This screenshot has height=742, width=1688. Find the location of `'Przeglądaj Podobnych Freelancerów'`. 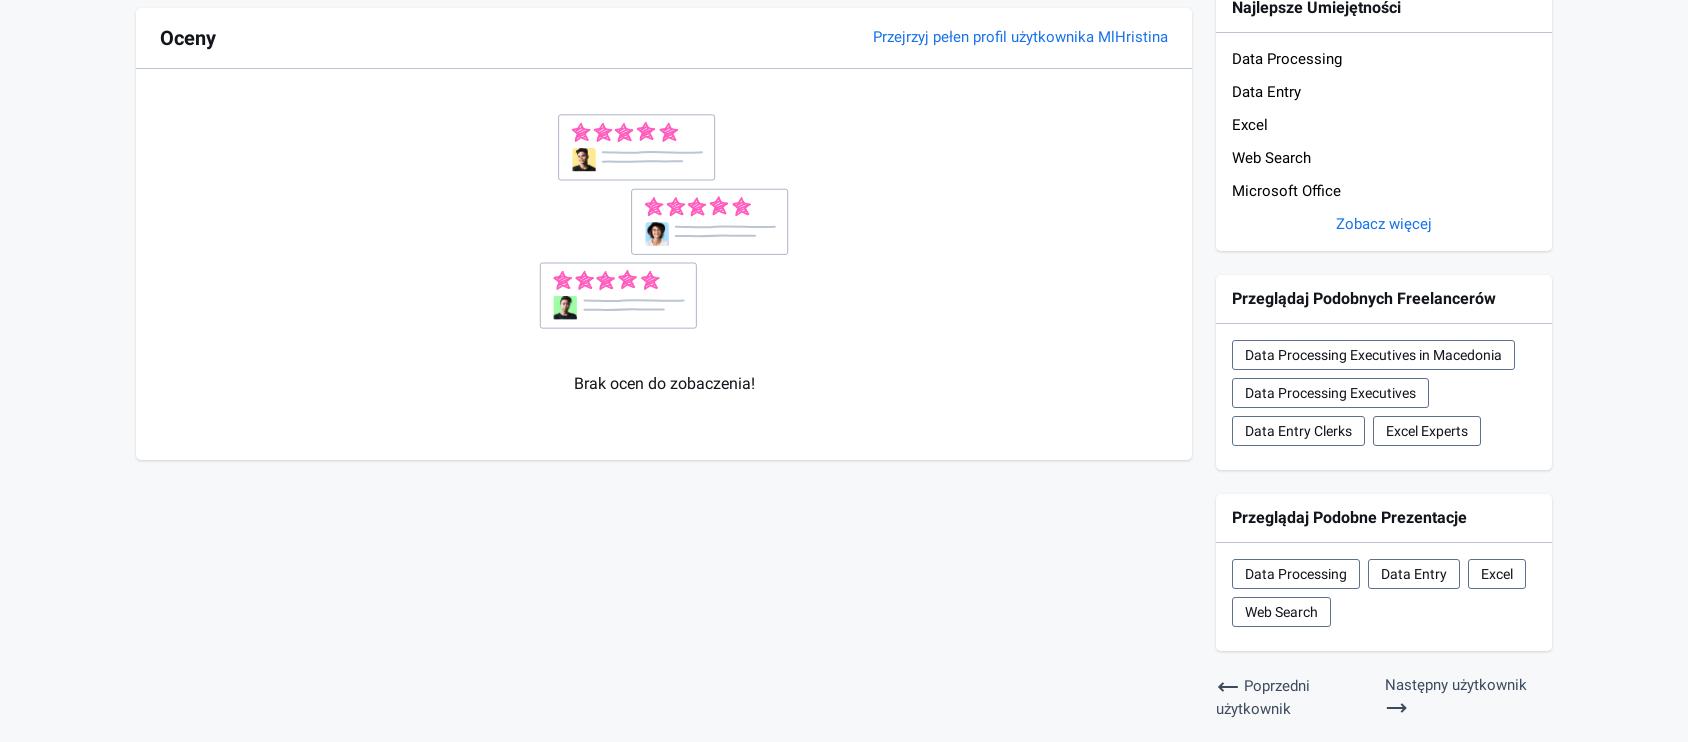

'Przeglądaj Podobnych Freelancerów' is located at coordinates (1232, 297).